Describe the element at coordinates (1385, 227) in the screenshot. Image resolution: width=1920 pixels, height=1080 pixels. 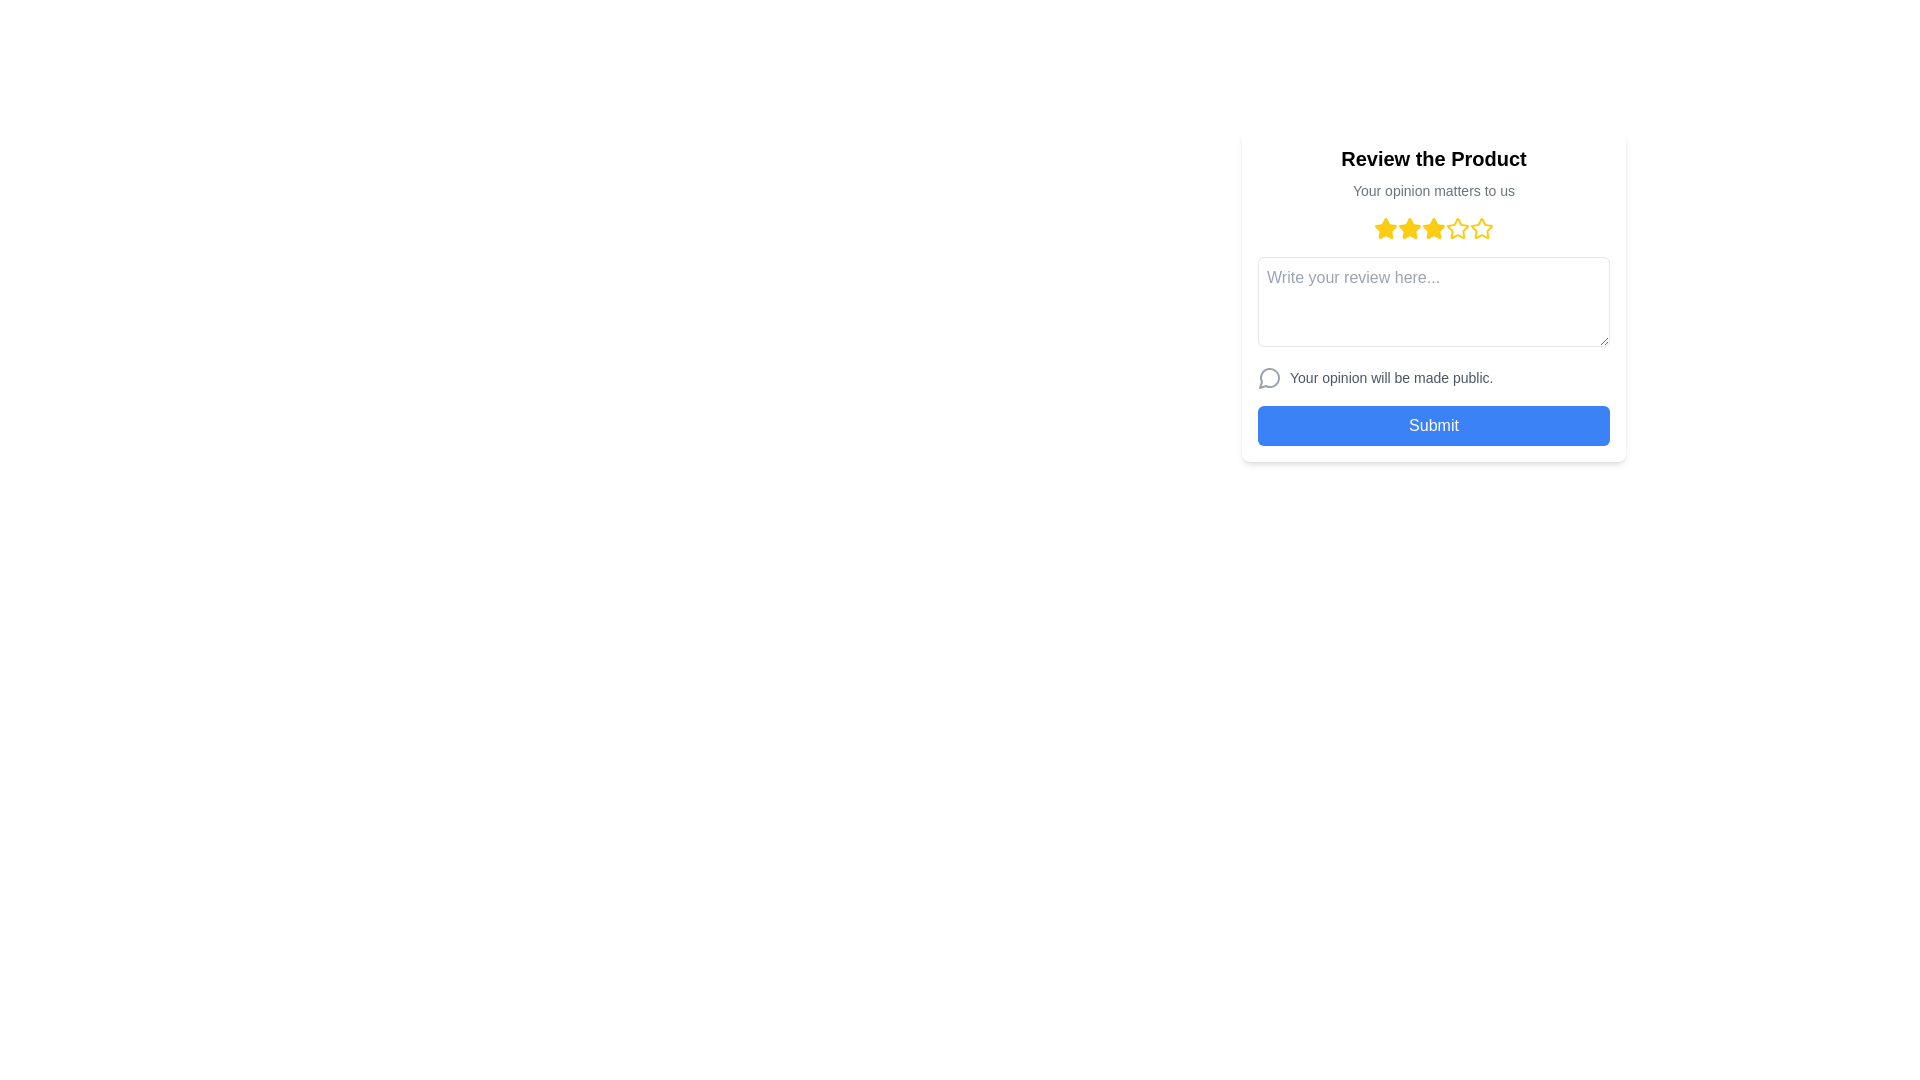
I see `the first rating star in the 1-to-5 star system located in the top-center area of the review interface` at that location.